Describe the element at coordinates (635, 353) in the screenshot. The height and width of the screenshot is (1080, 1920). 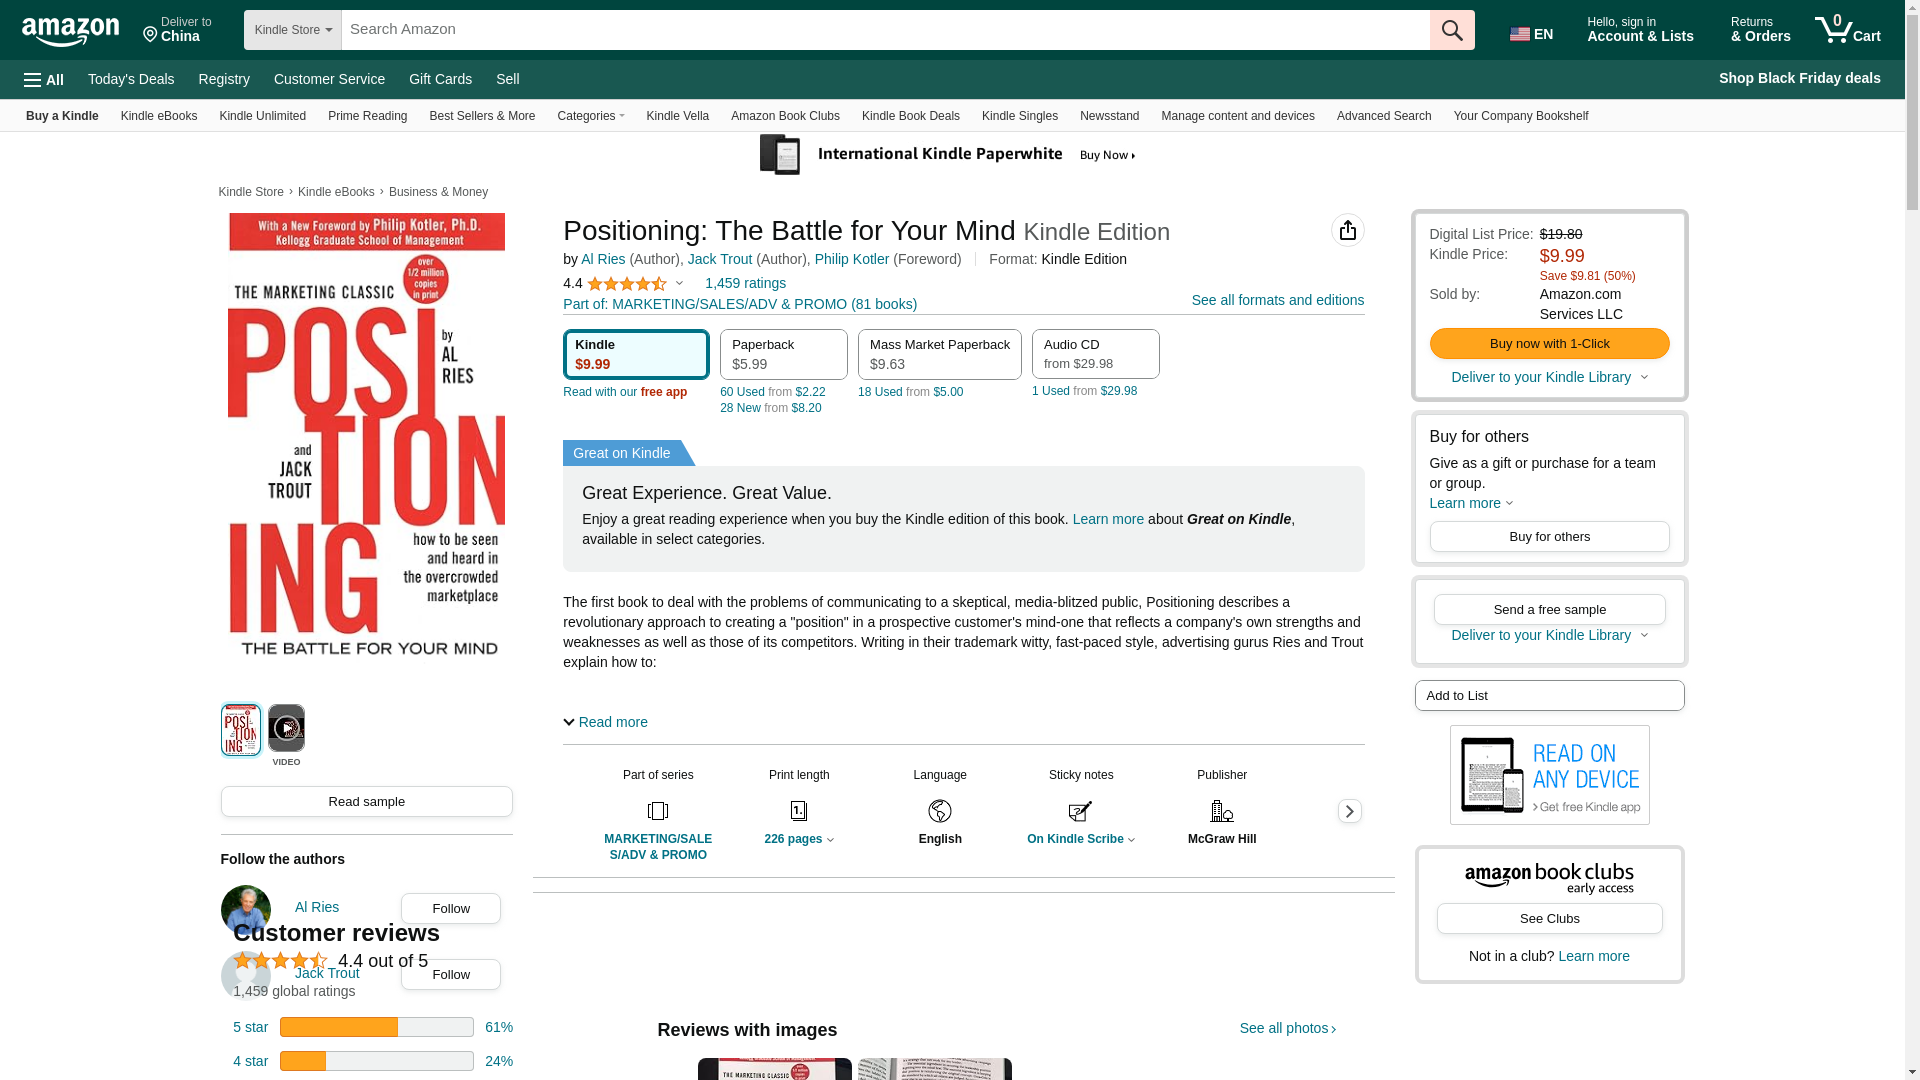
I see `'Kindle` at that location.